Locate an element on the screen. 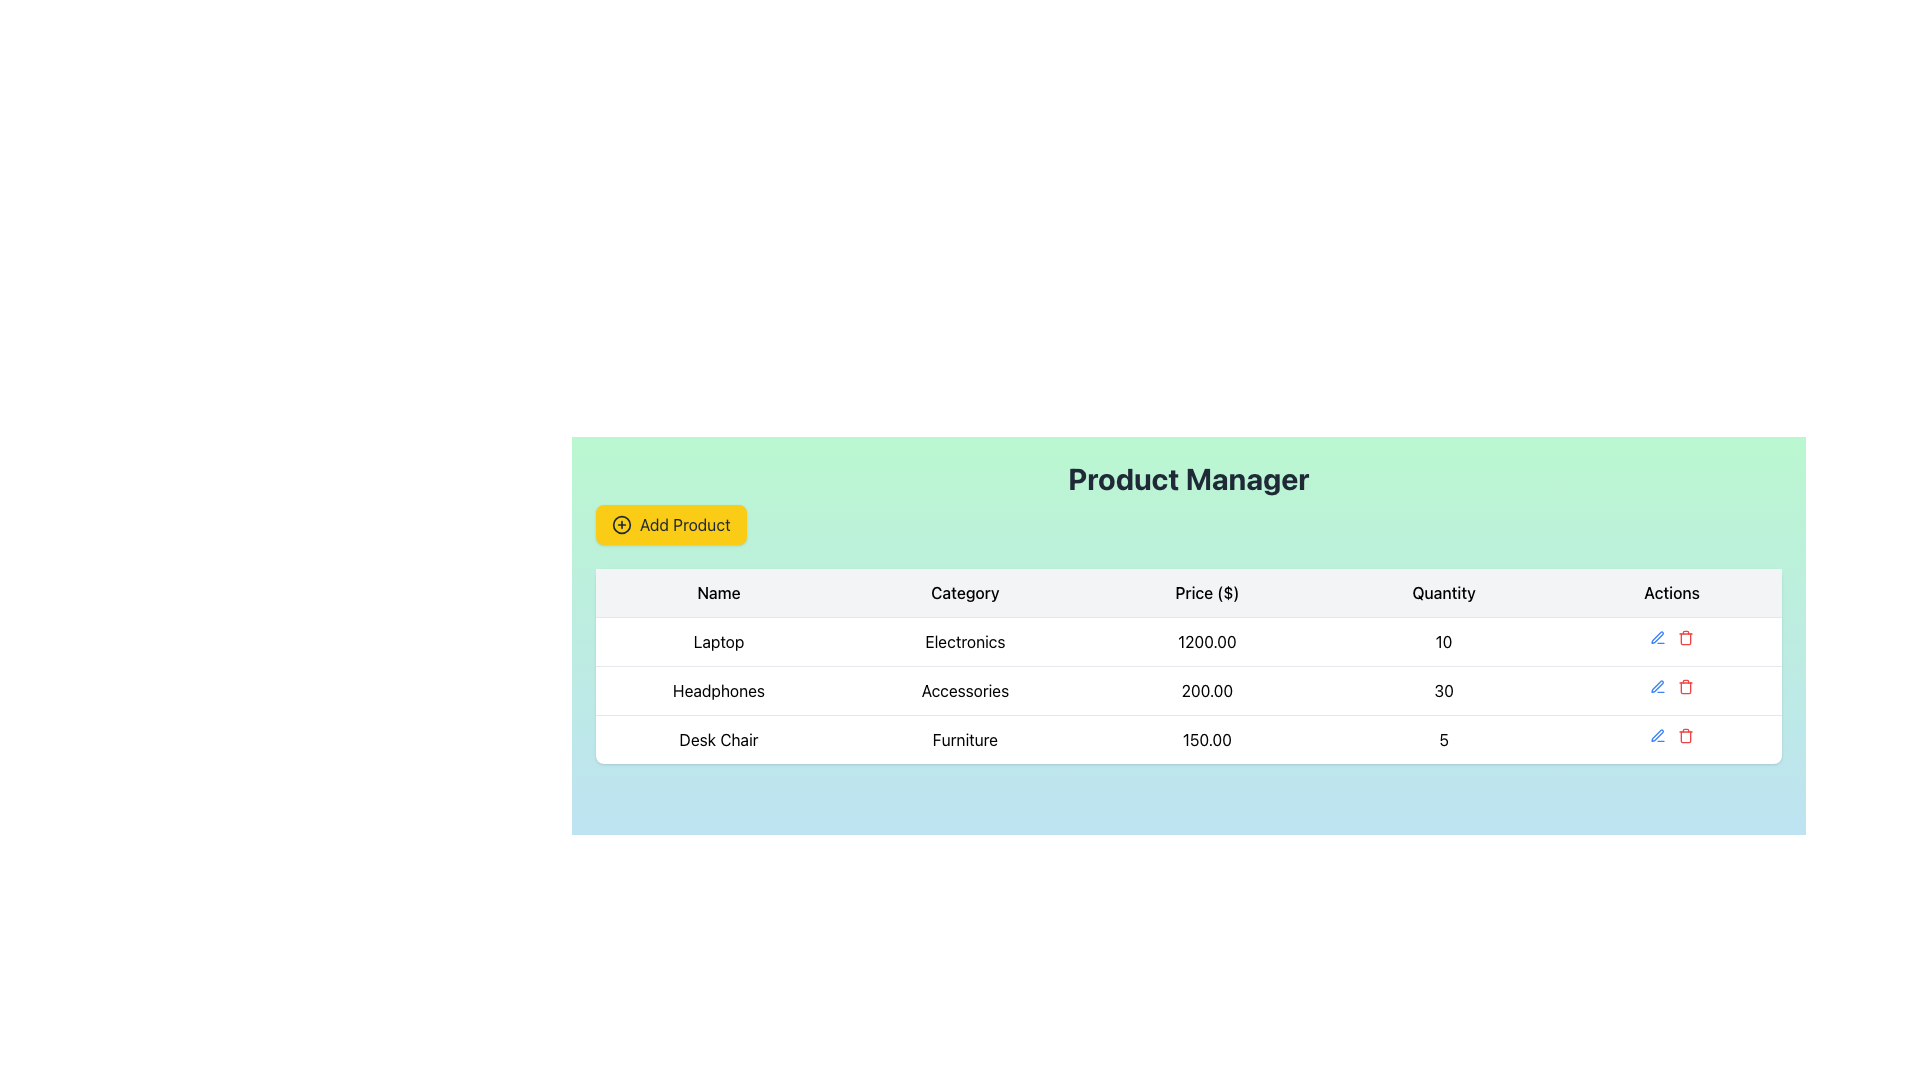 This screenshot has height=1080, width=1920. the 'Laptop' text label located in the first row and first column of the product details table is located at coordinates (719, 641).